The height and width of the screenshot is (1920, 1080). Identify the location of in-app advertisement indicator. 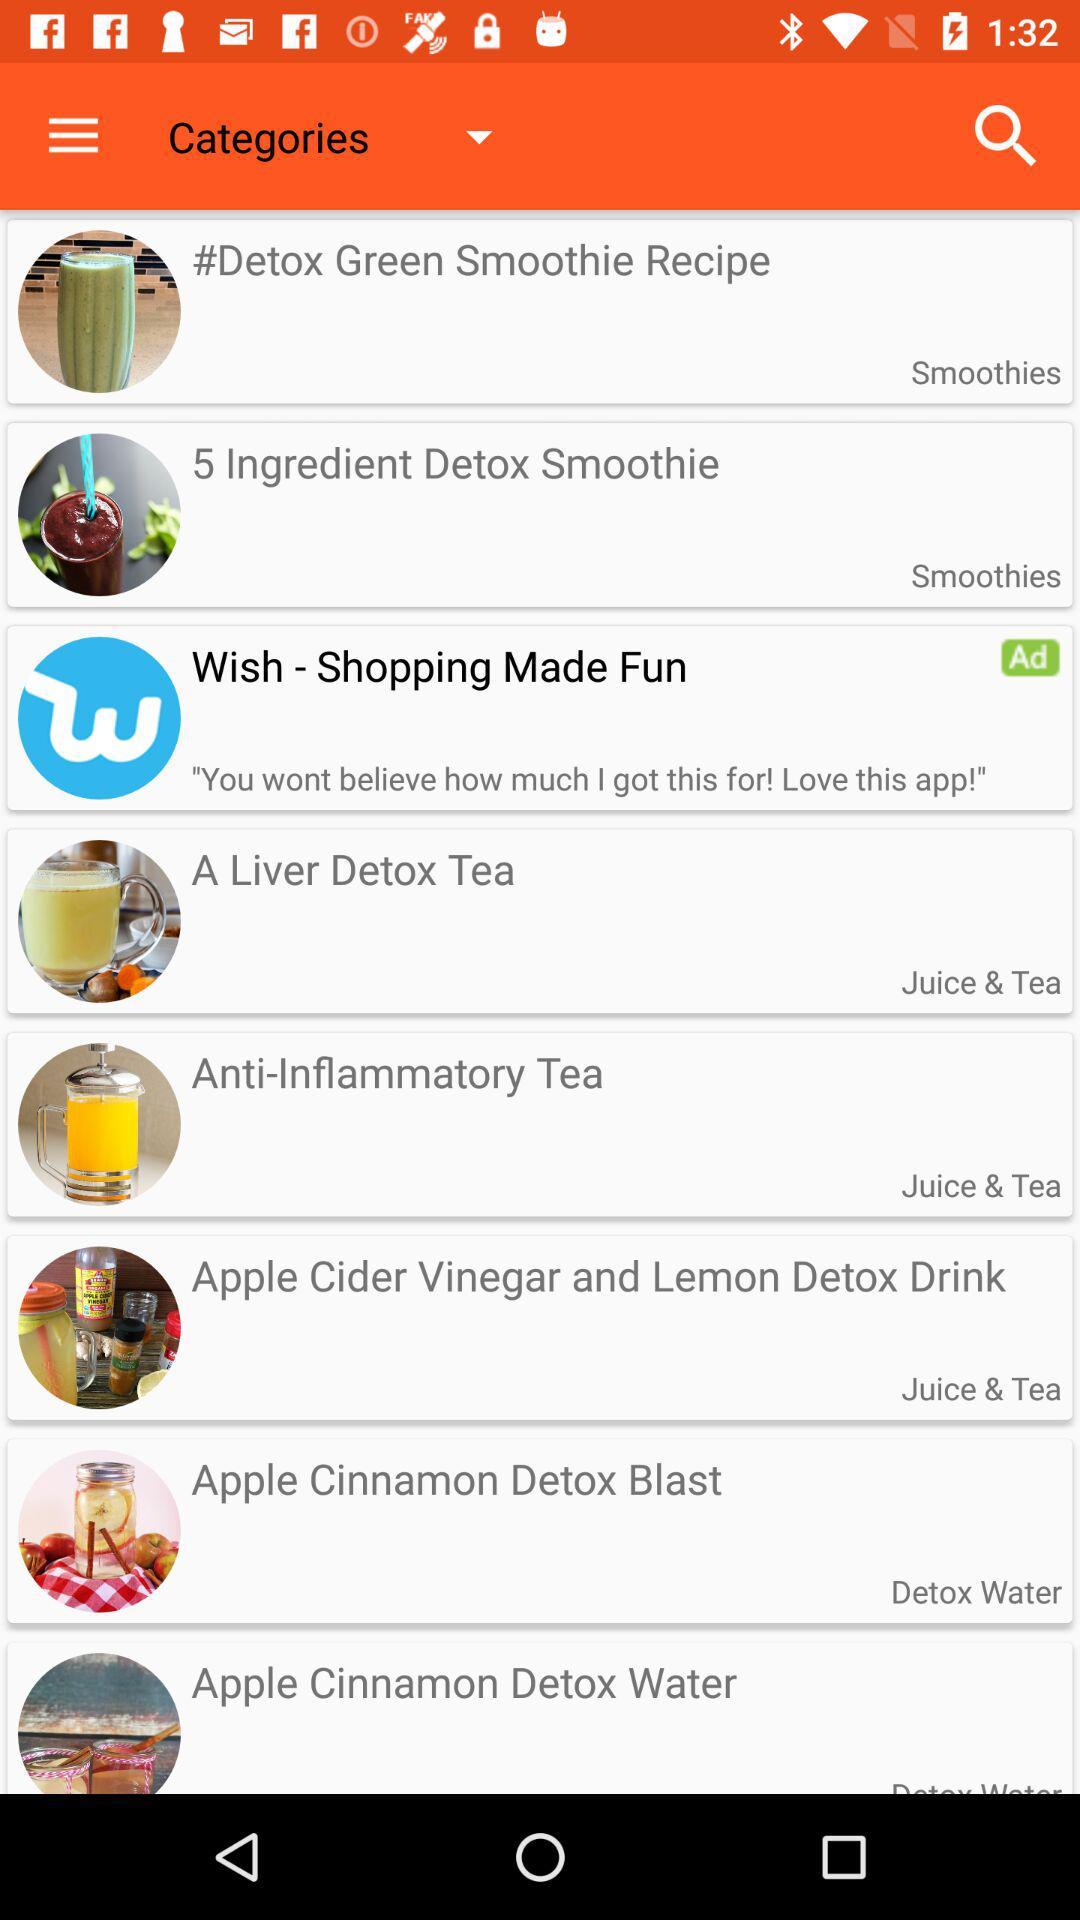
(1030, 657).